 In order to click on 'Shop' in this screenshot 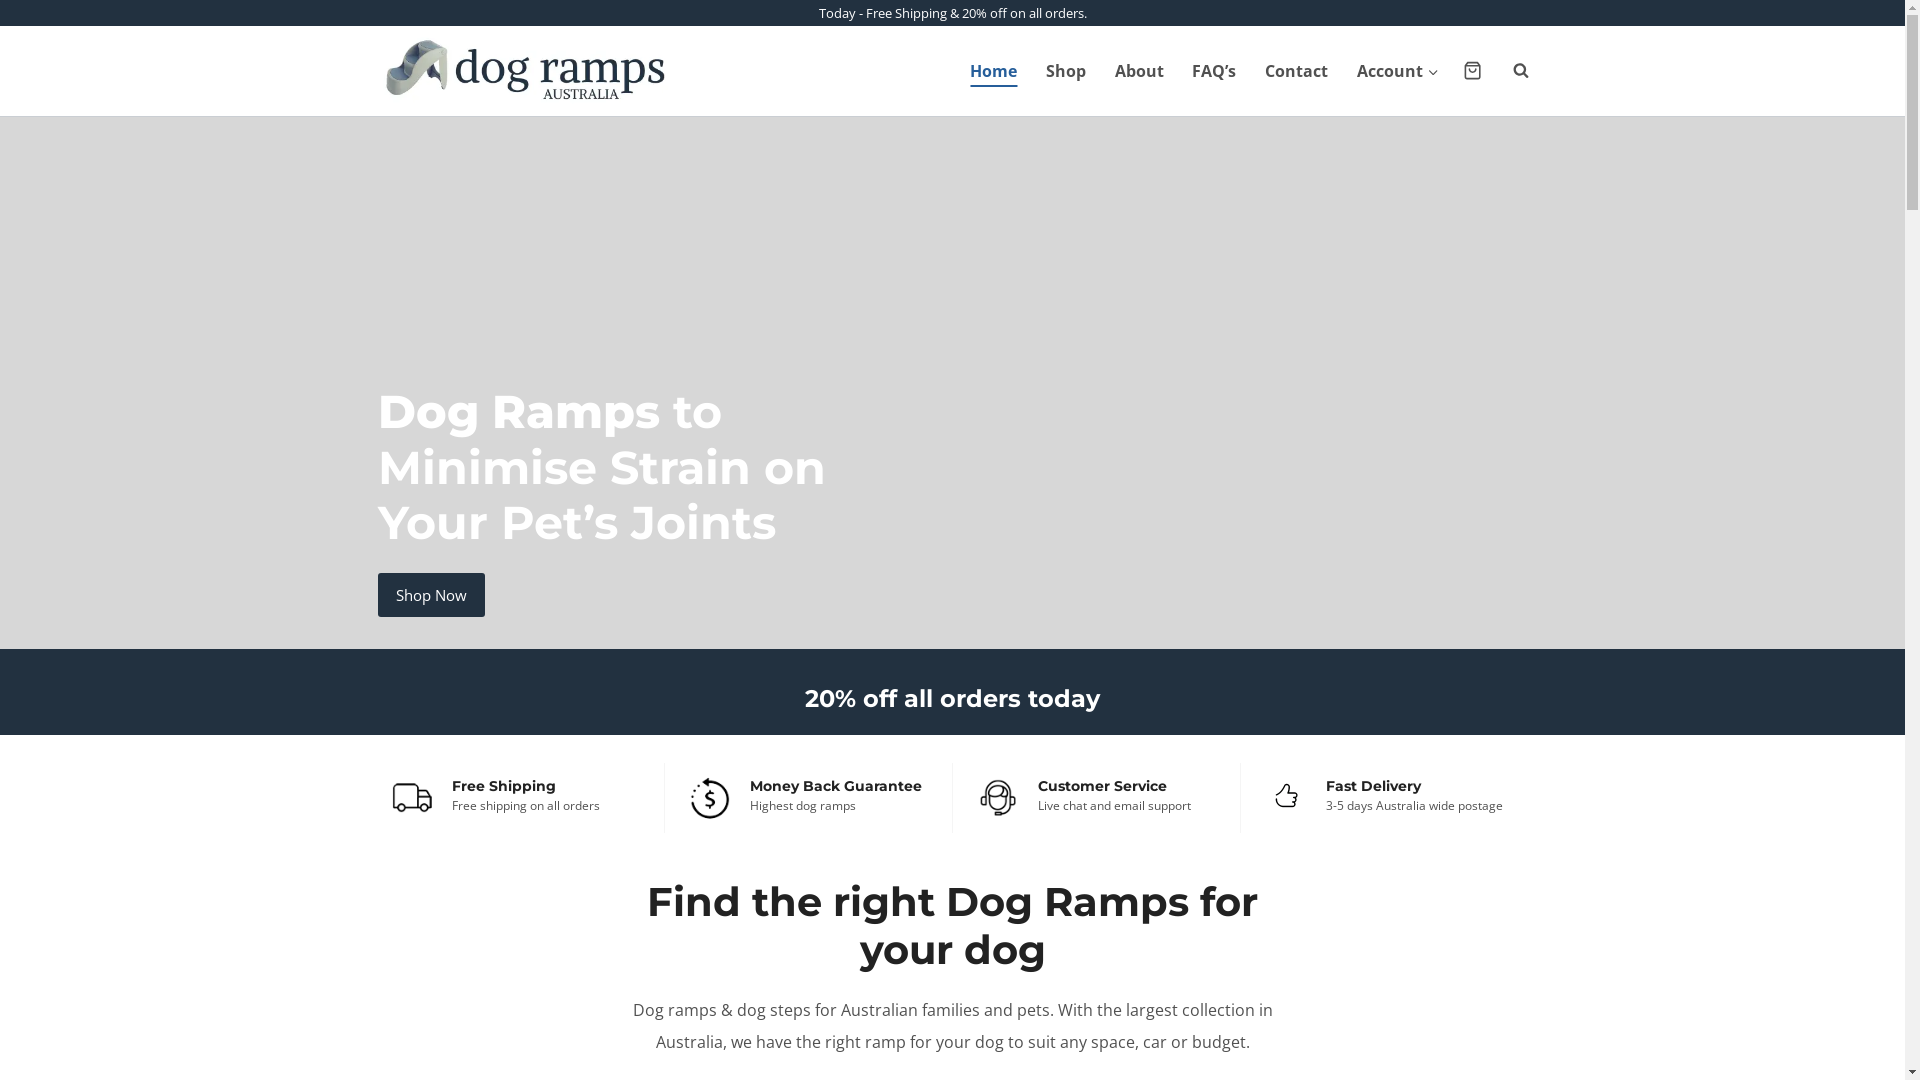, I will do `click(1031, 69)`.